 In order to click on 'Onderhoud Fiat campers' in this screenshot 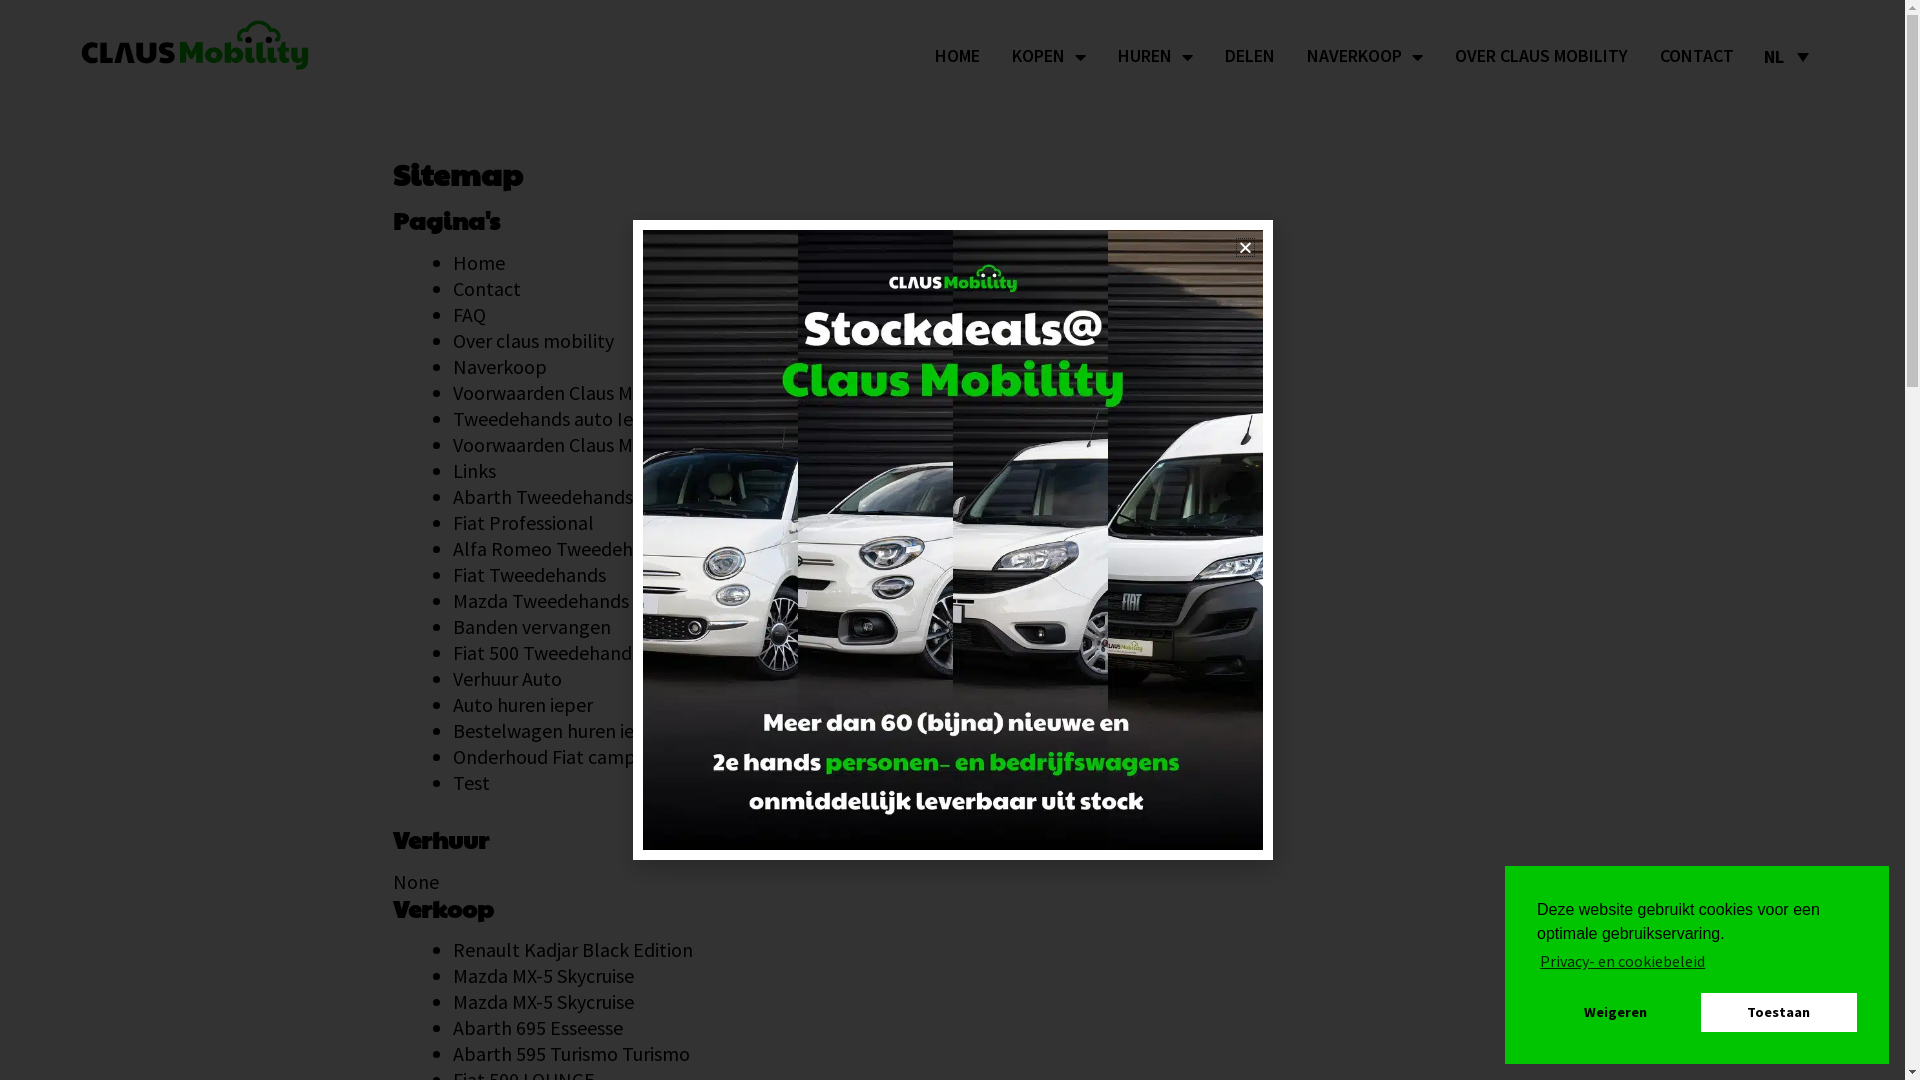, I will do `click(556, 756)`.